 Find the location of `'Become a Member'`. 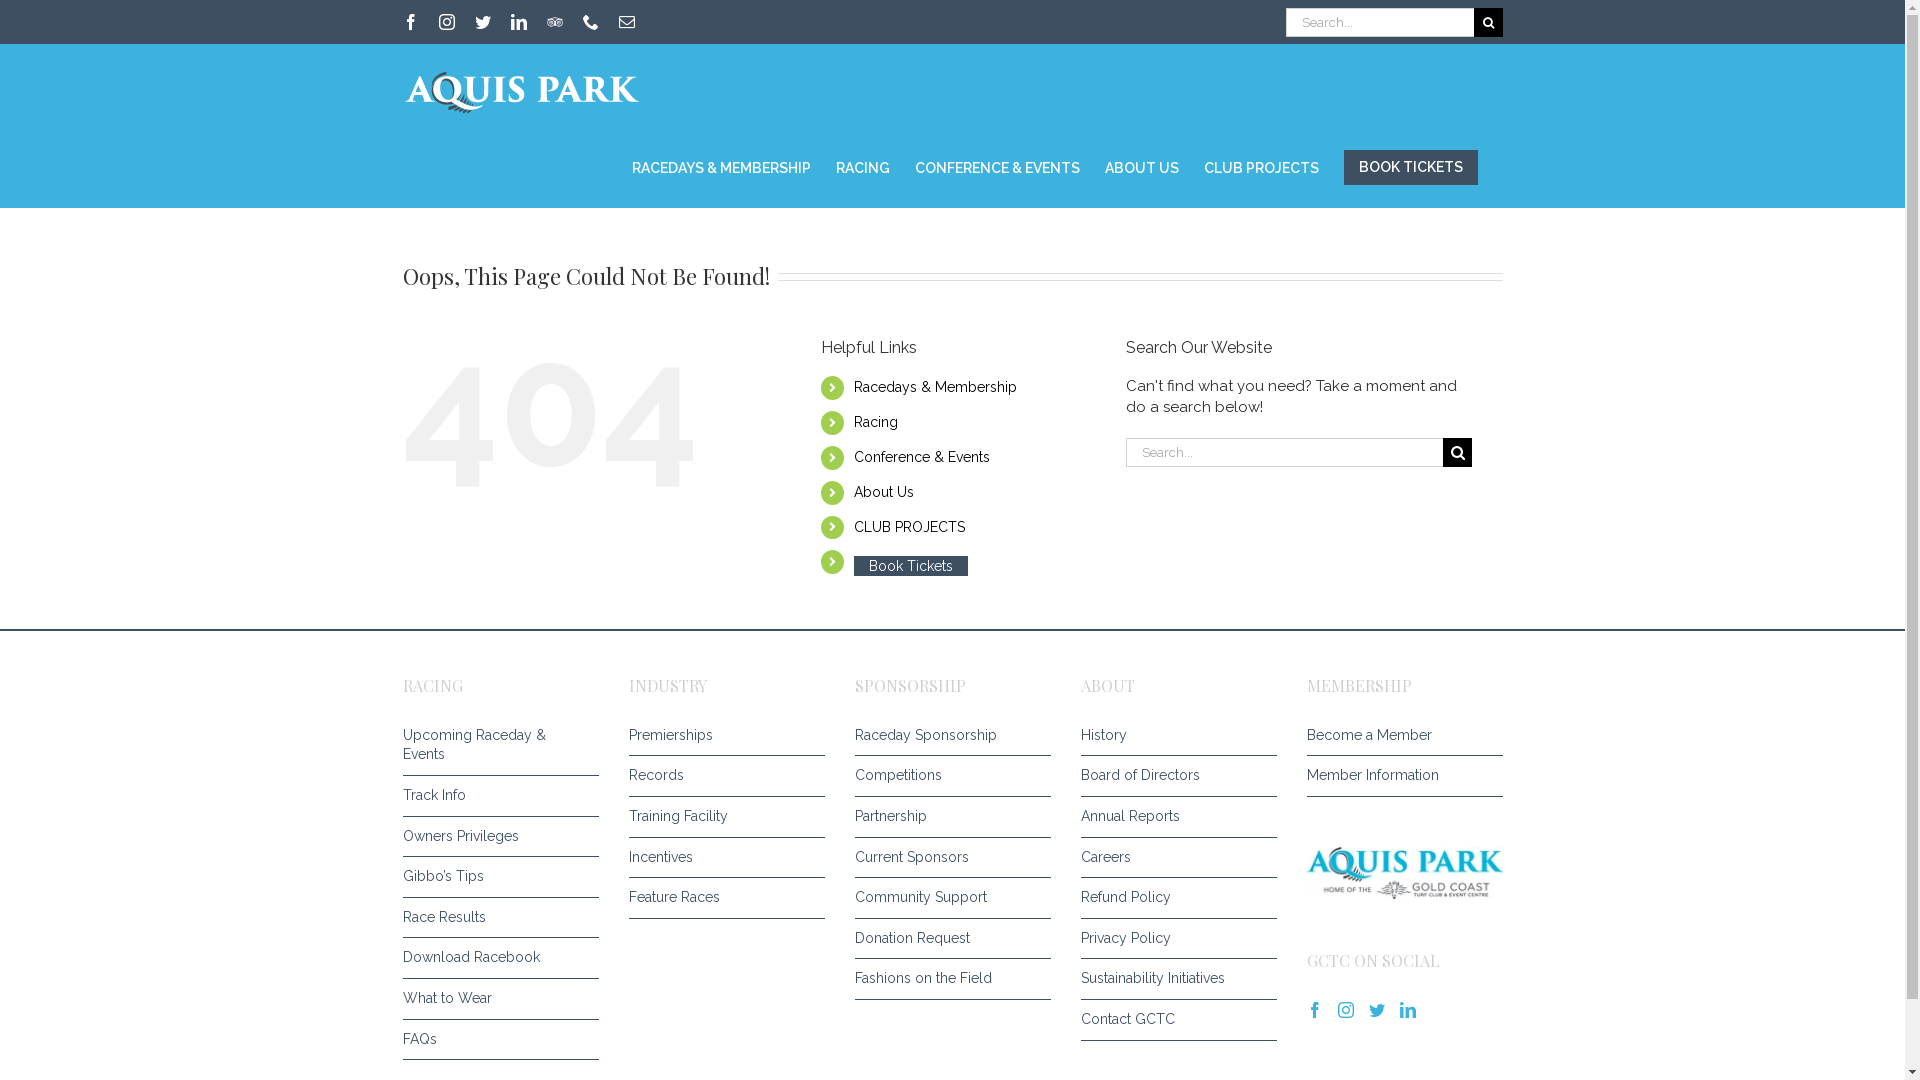

'Become a Member' is located at coordinates (1397, 736).